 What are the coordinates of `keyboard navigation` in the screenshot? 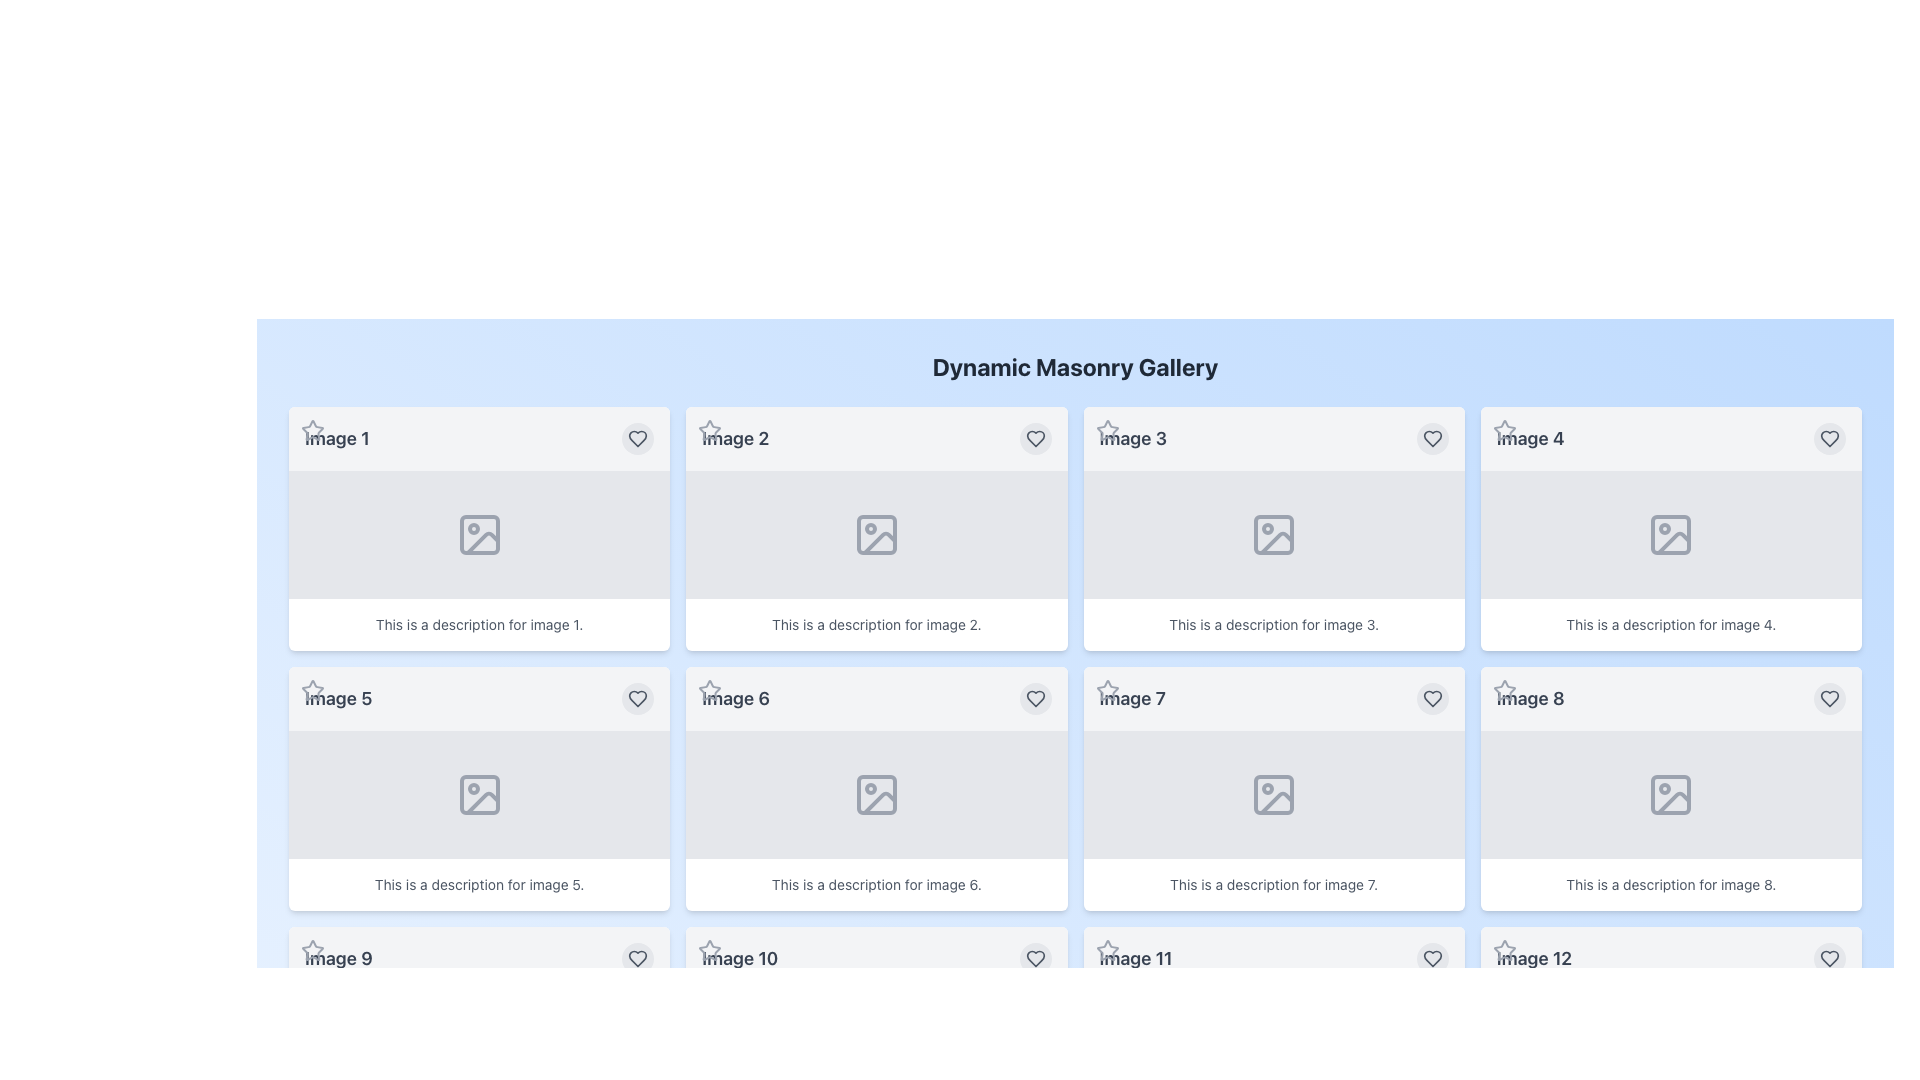 It's located at (1106, 429).